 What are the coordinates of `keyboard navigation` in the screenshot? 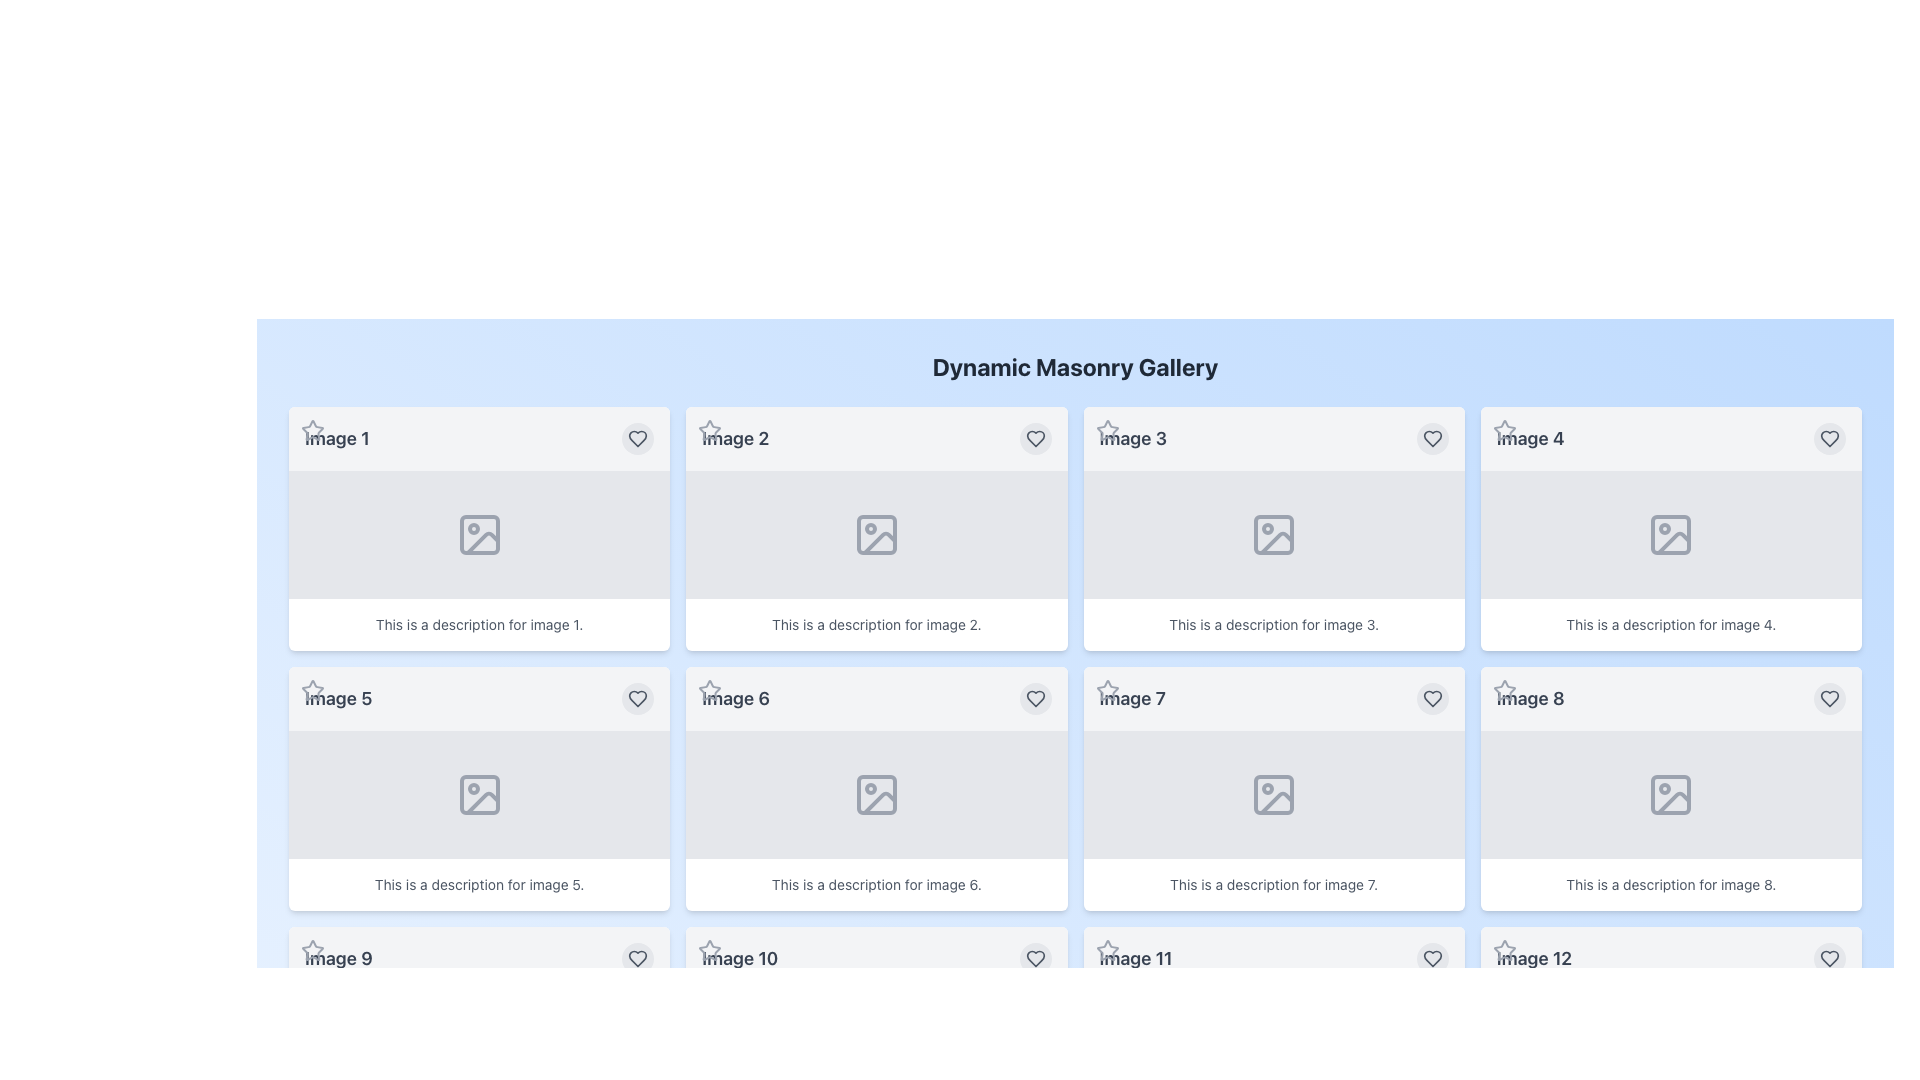 It's located at (1106, 429).